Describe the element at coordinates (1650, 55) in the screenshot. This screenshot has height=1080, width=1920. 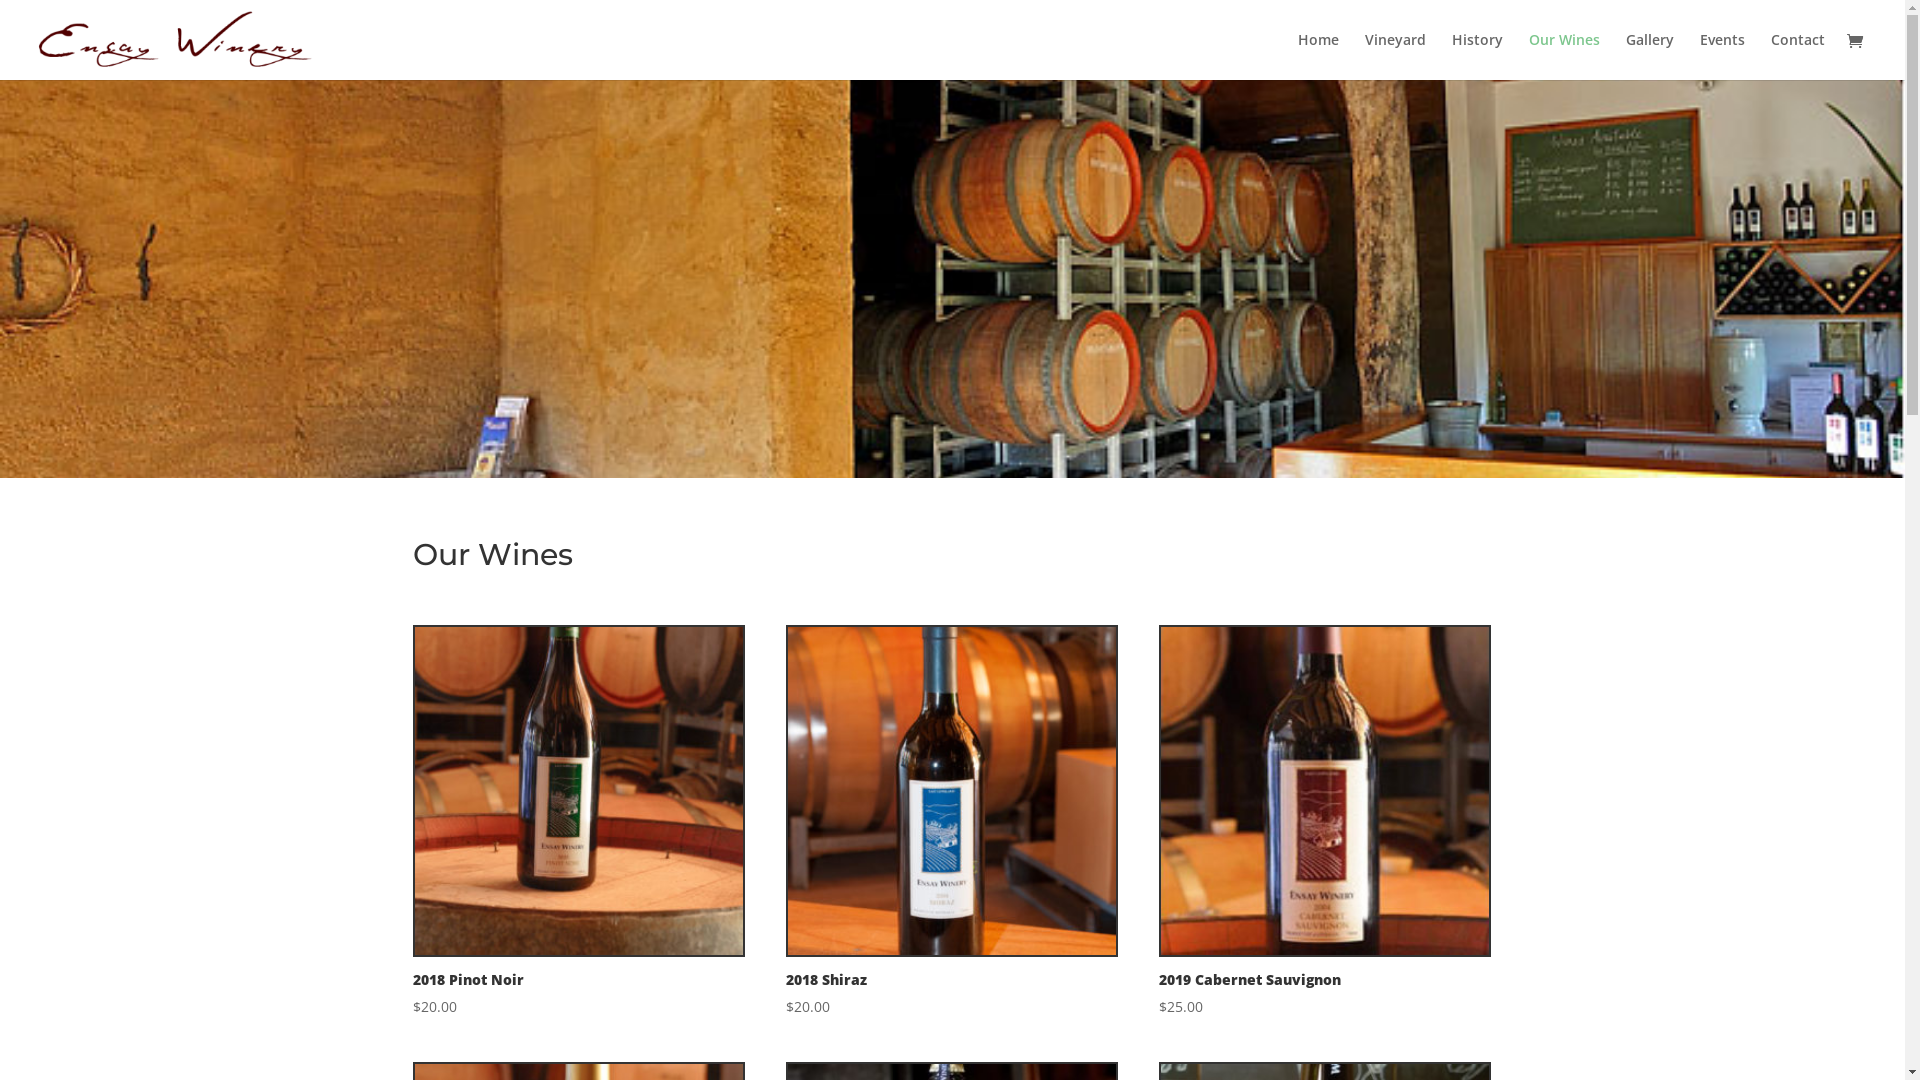
I see `'Gallery'` at that location.